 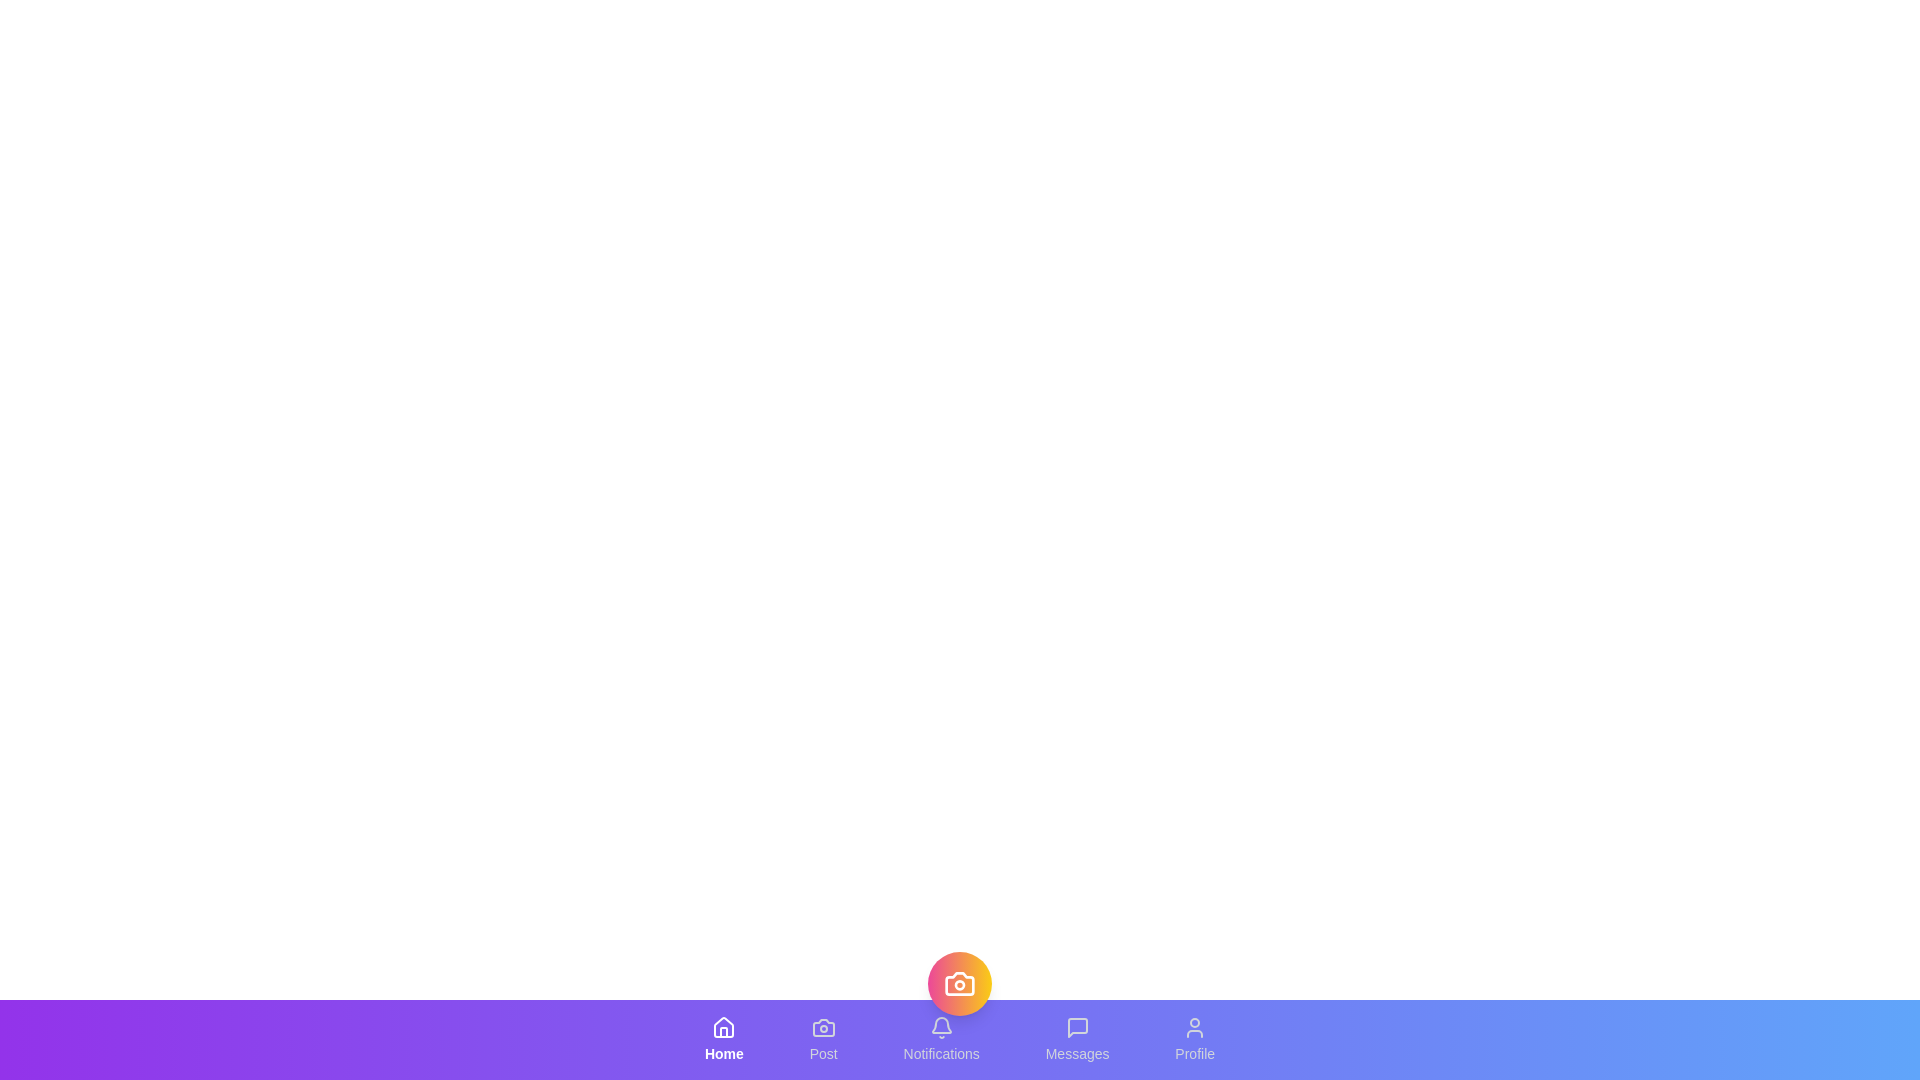 What do you see at coordinates (1195, 1039) in the screenshot?
I see `the tab labeled Profile to observe the visual effect` at bounding box center [1195, 1039].